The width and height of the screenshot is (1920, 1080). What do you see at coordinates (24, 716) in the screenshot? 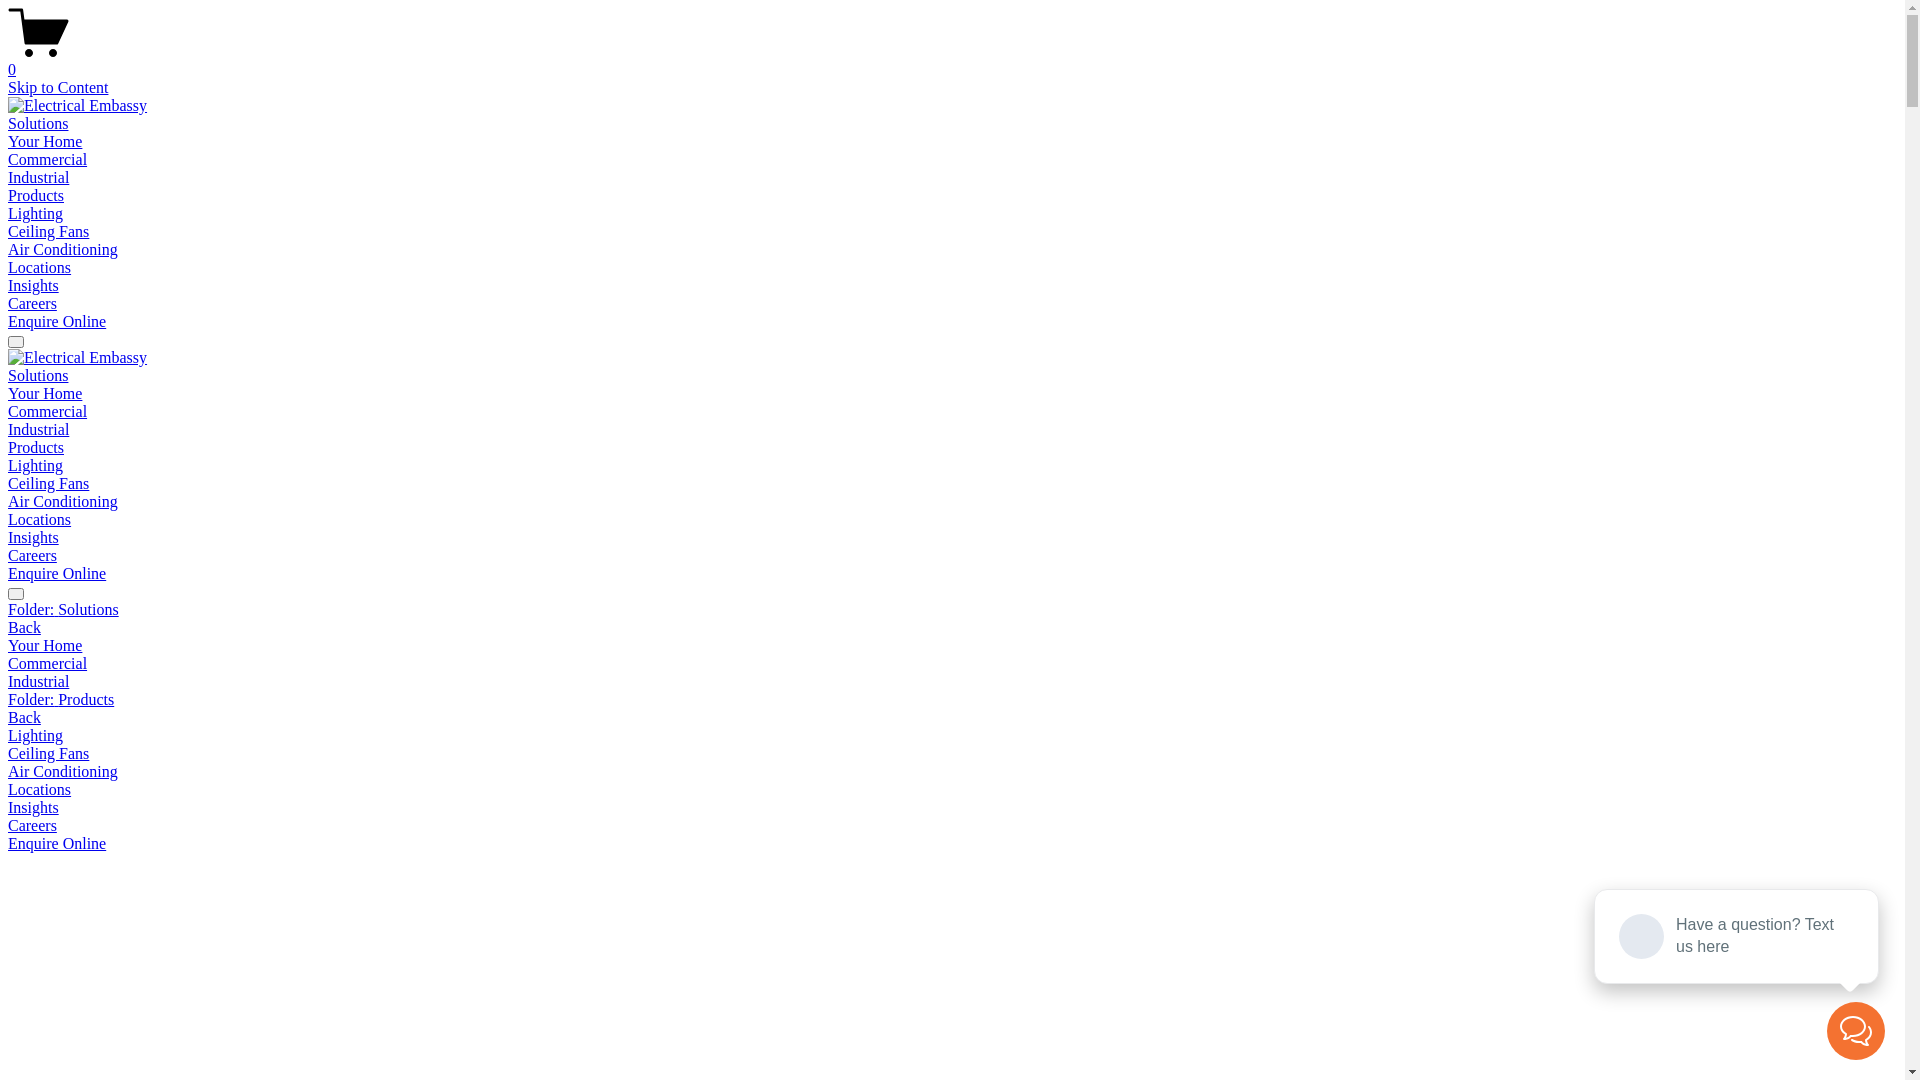
I see `'Back'` at bounding box center [24, 716].